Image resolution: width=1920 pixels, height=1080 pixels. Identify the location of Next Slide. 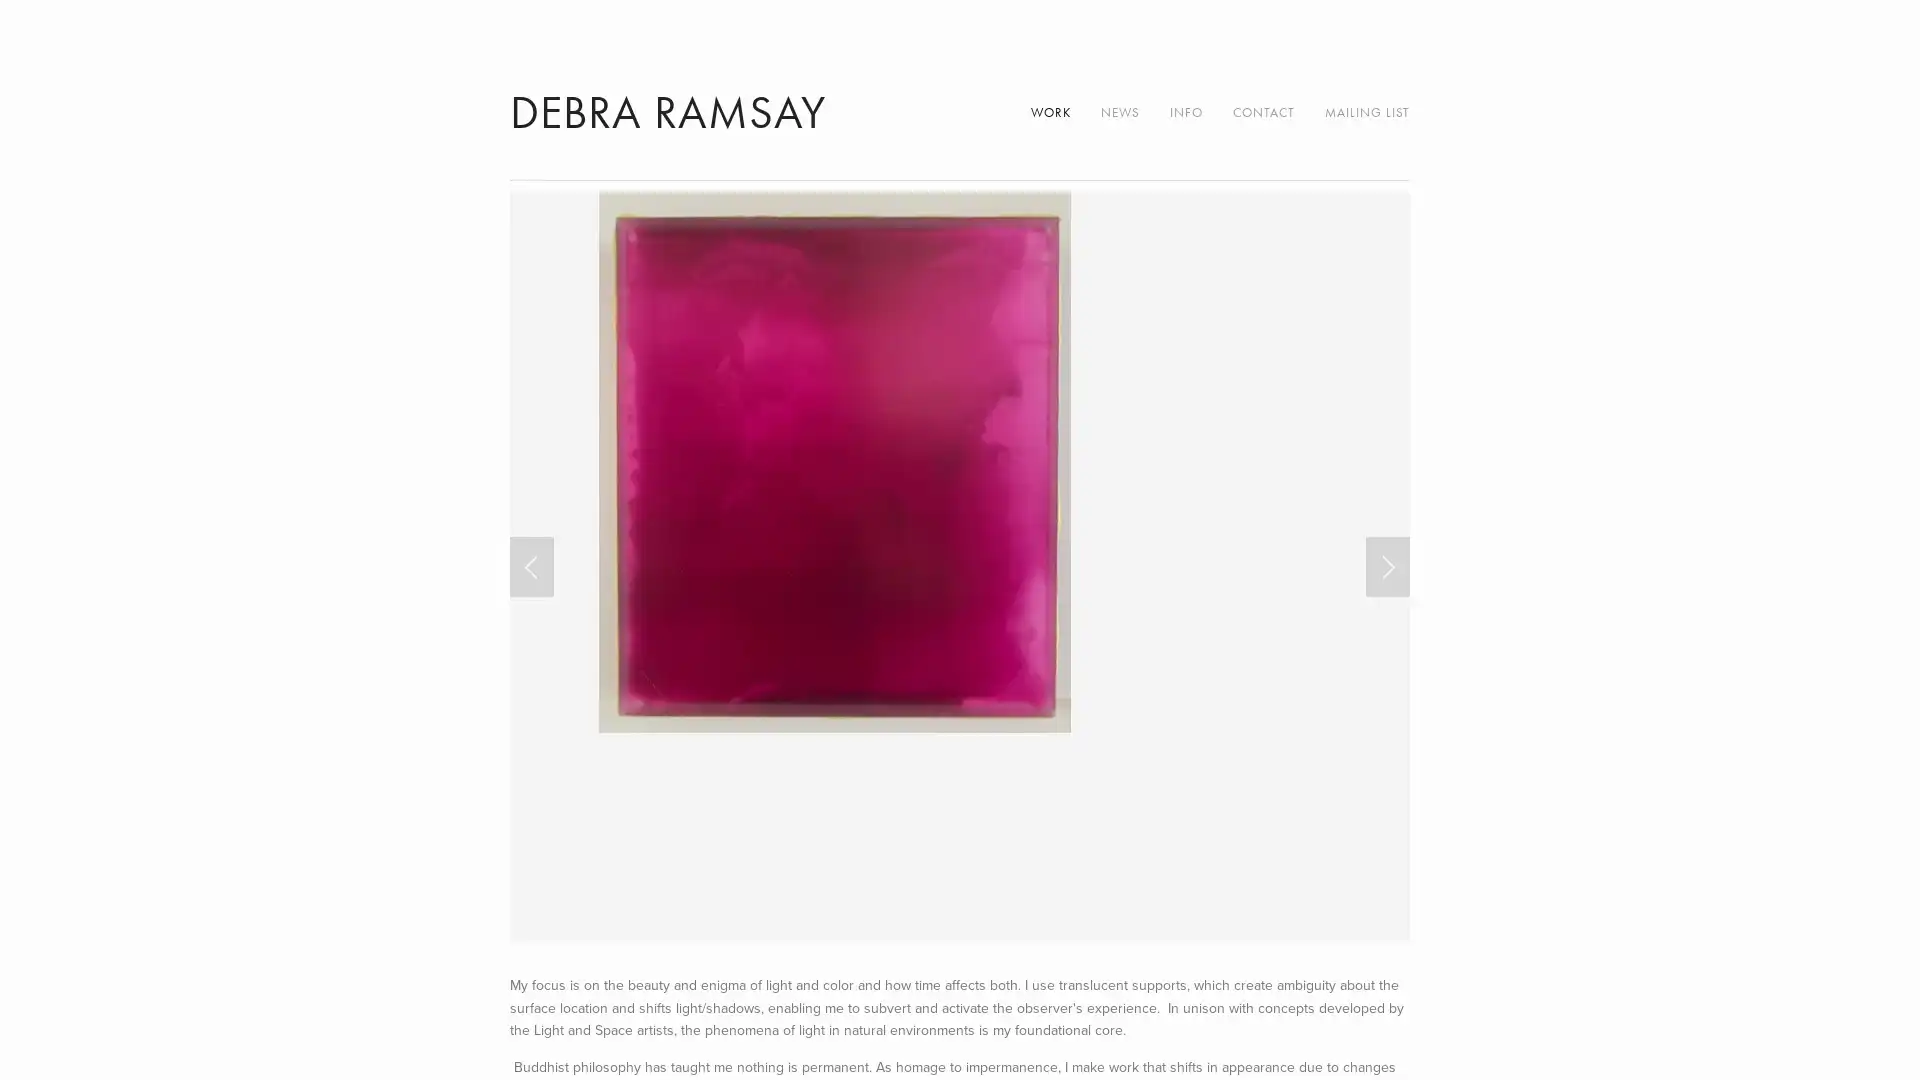
(1386, 566).